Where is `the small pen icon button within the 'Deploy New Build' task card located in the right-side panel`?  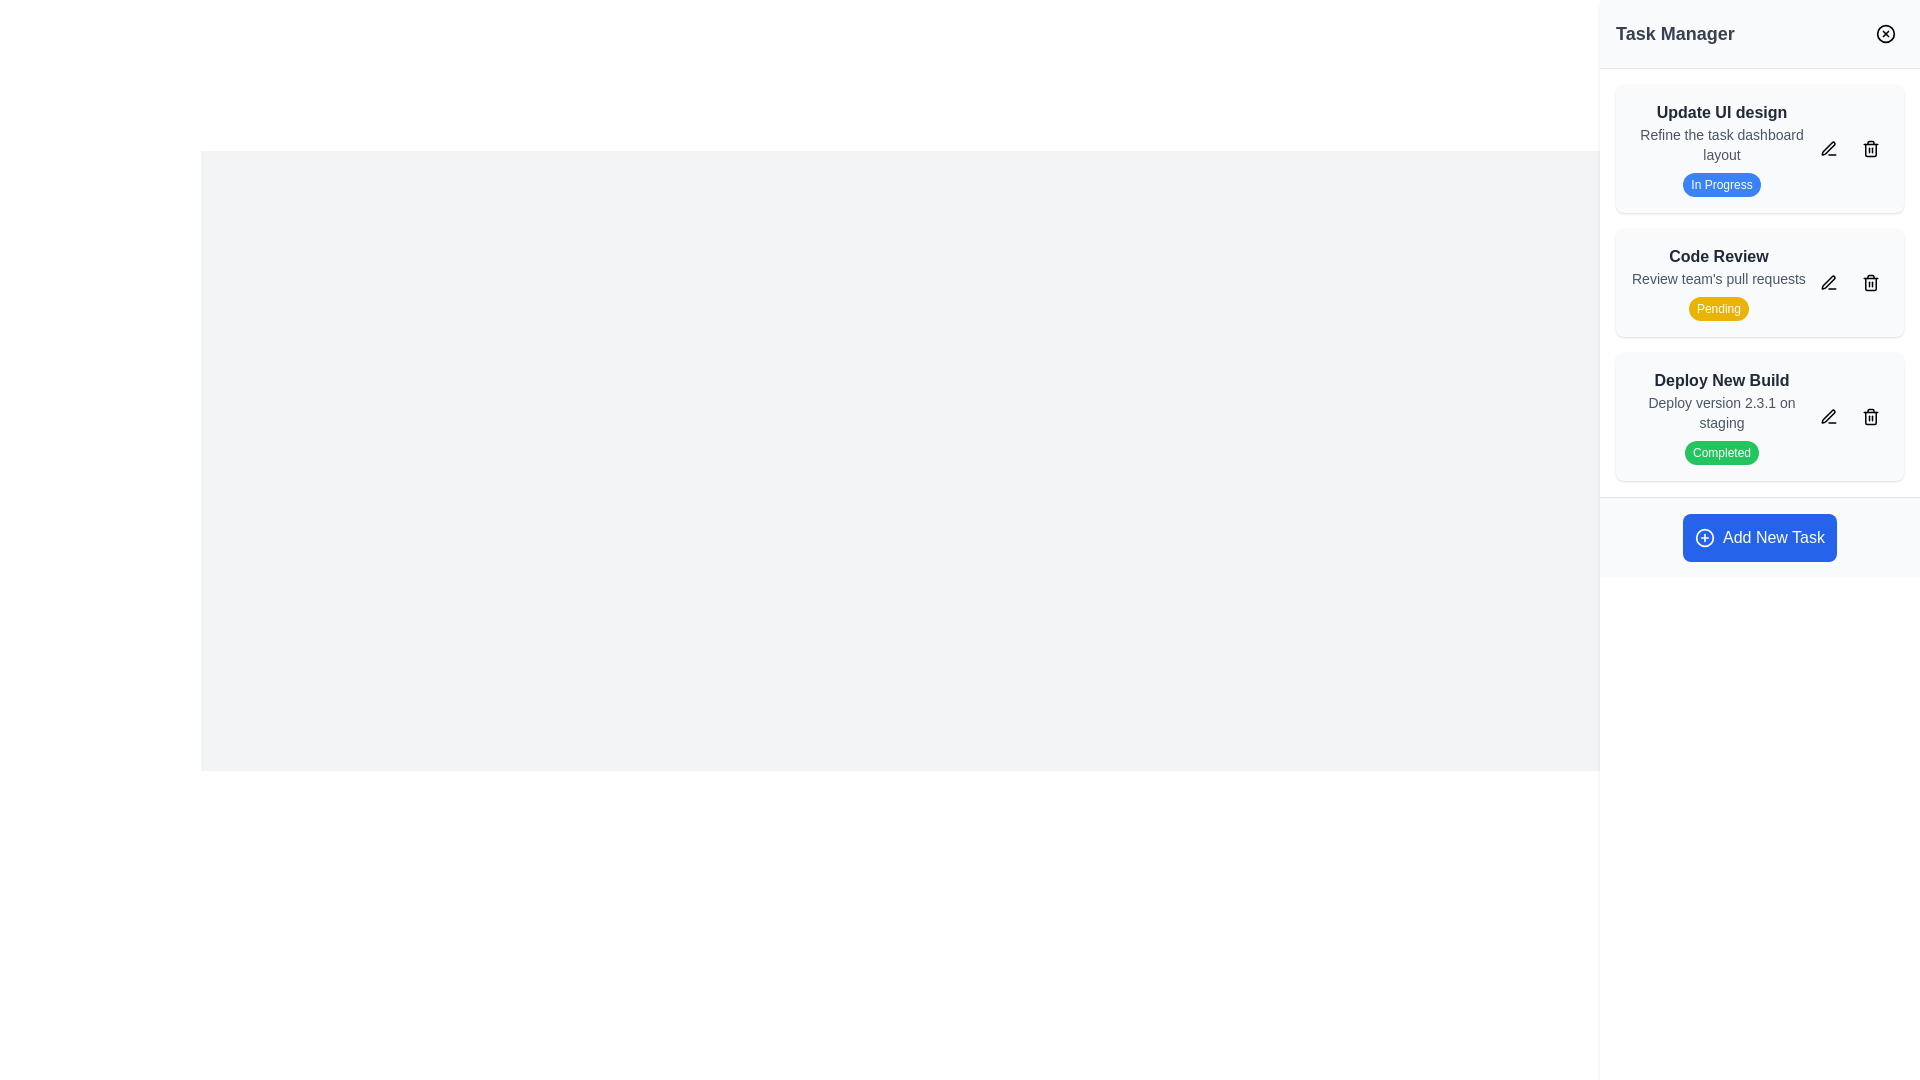
the small pen icon button within the 'Deploy New Build' task card located in the right-side panel is located at coordinates (1828, 415).